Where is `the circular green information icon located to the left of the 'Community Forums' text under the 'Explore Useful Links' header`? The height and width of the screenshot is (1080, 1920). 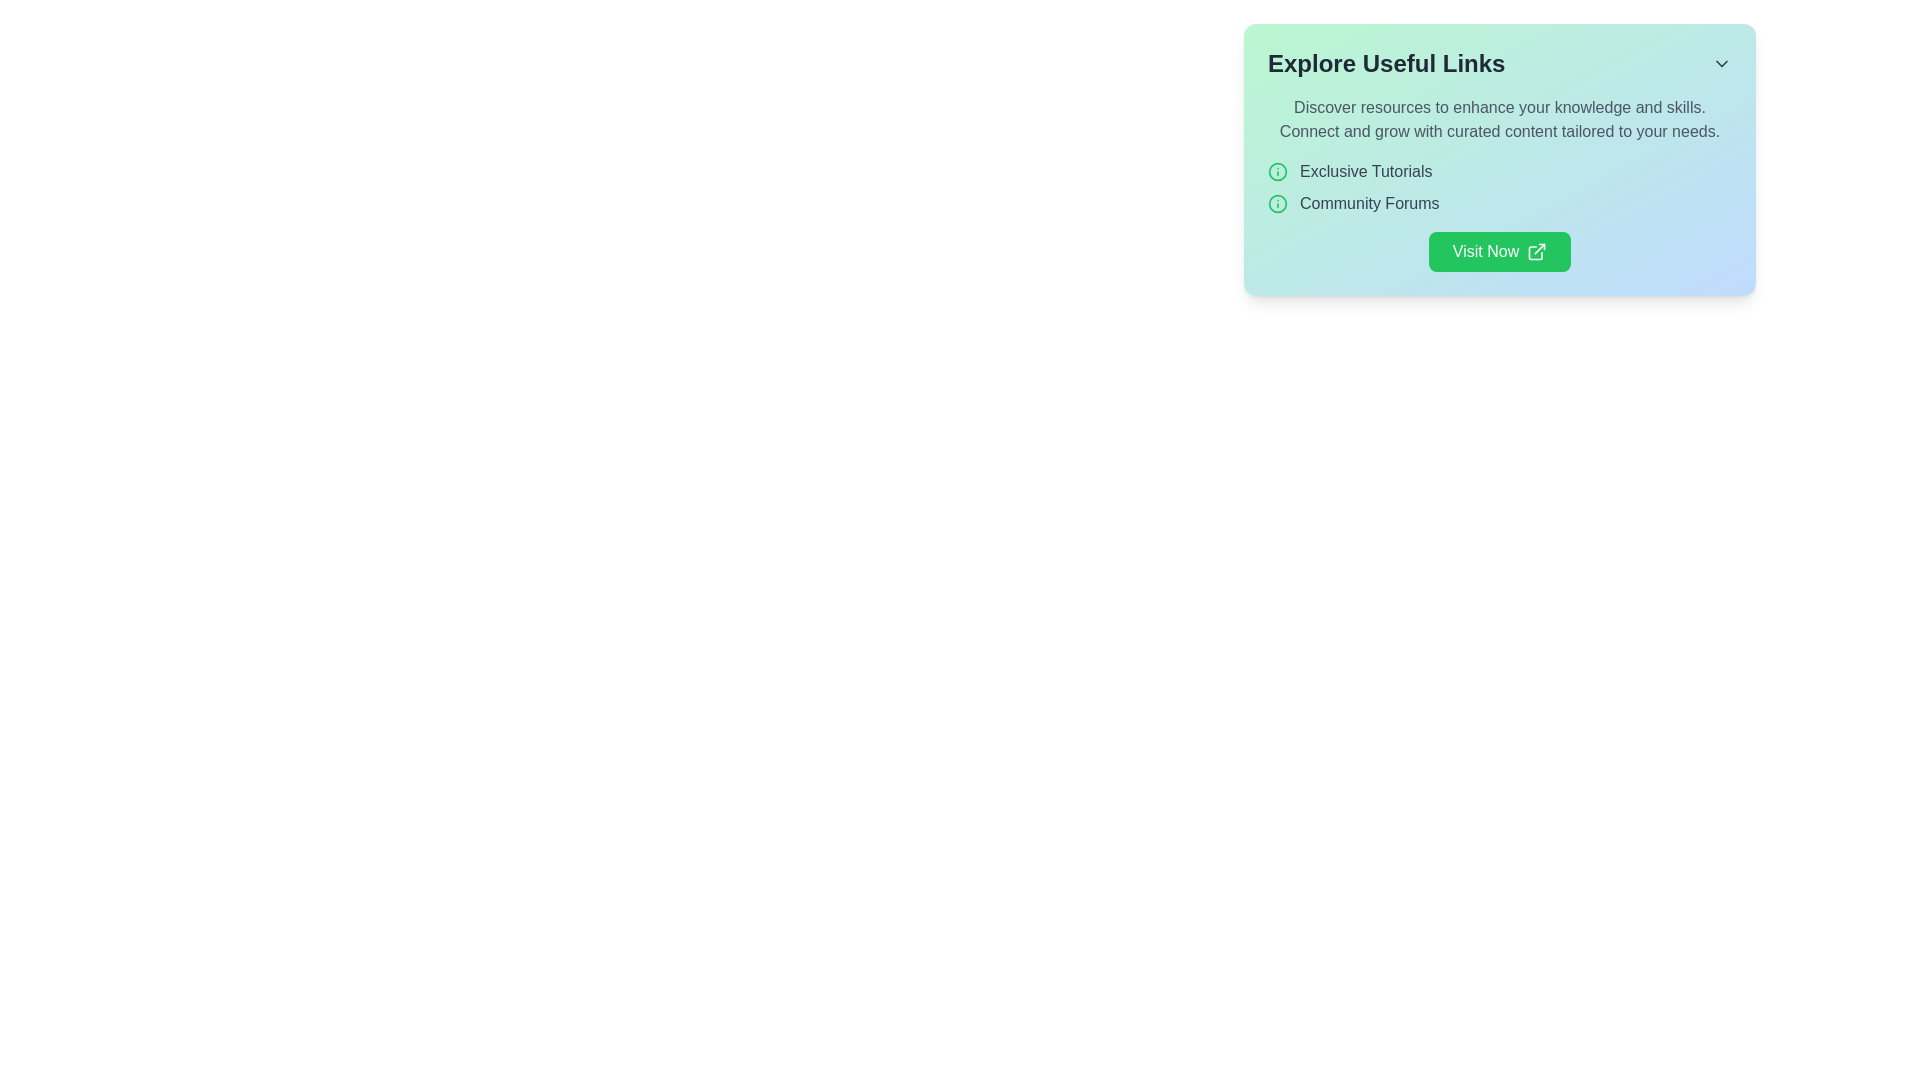 the circular green information icon located to the left of the 'Community Forums' text under the 'Explore Useful Links' header is located at coordinates (1276, 204).